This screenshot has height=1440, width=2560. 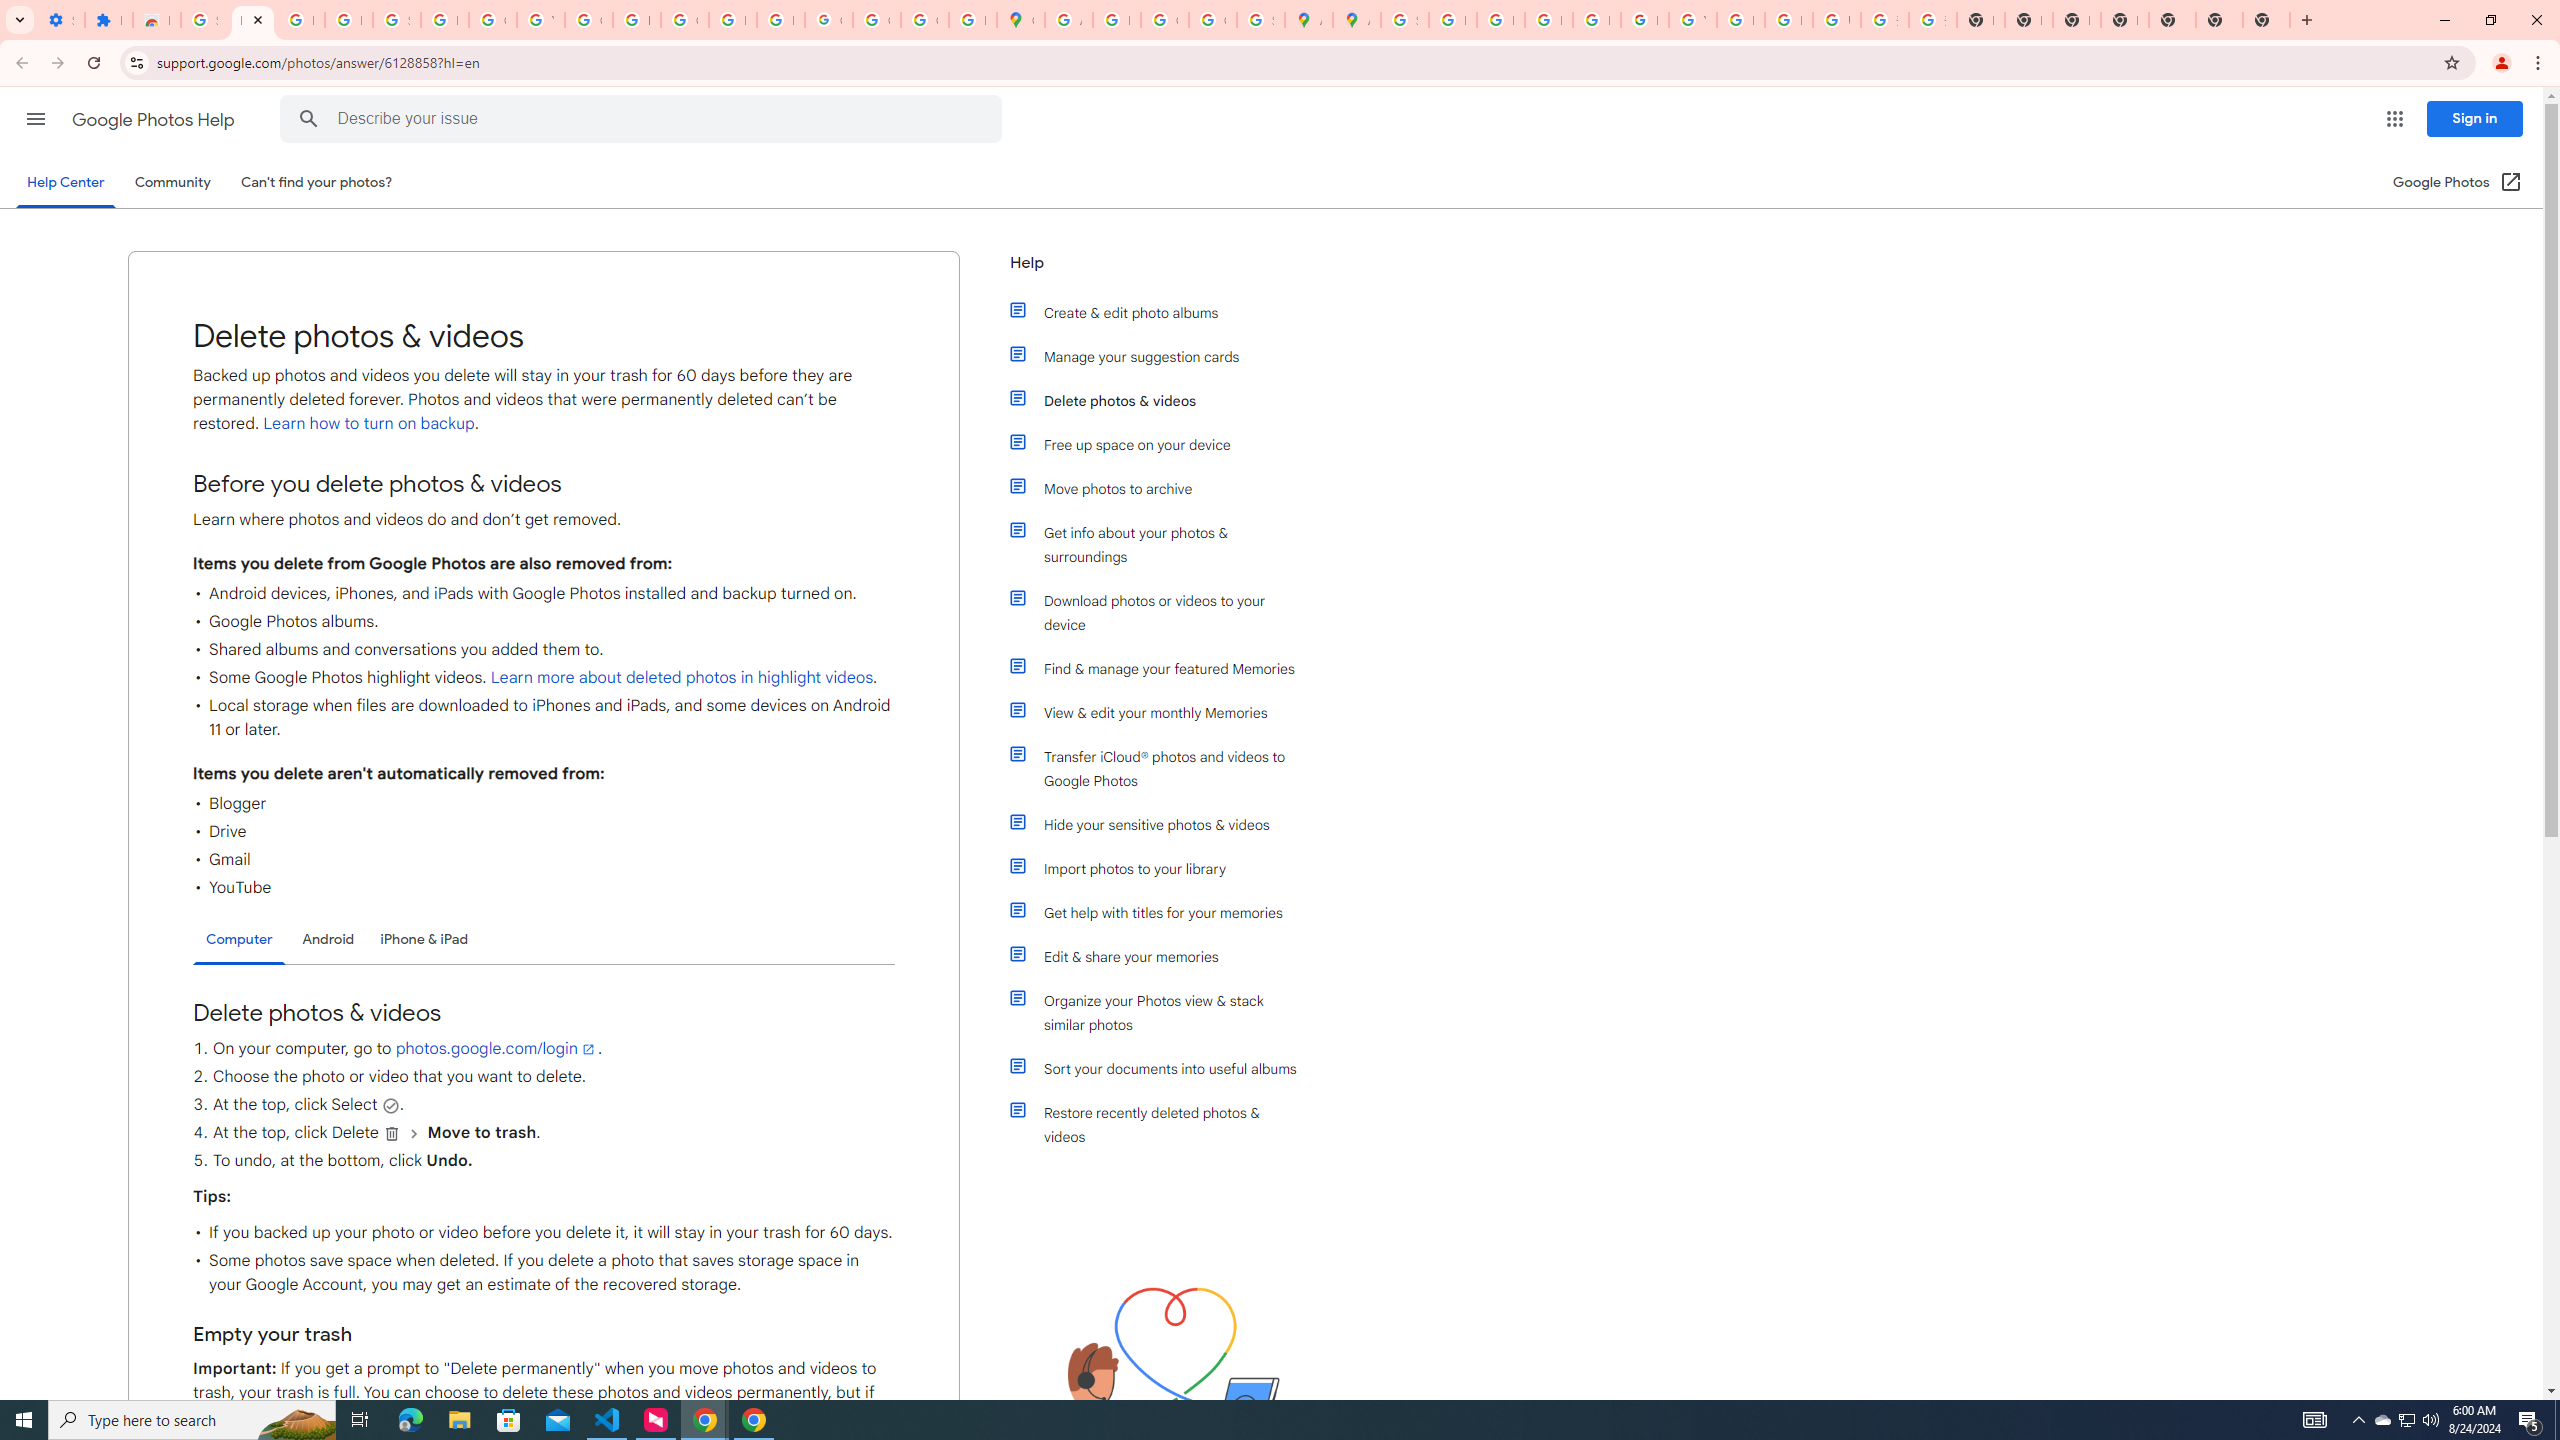 What do you see at coordinates (390, 1104) in the screenshot?
I see `'Select'` at bounding box center [390, 1104].